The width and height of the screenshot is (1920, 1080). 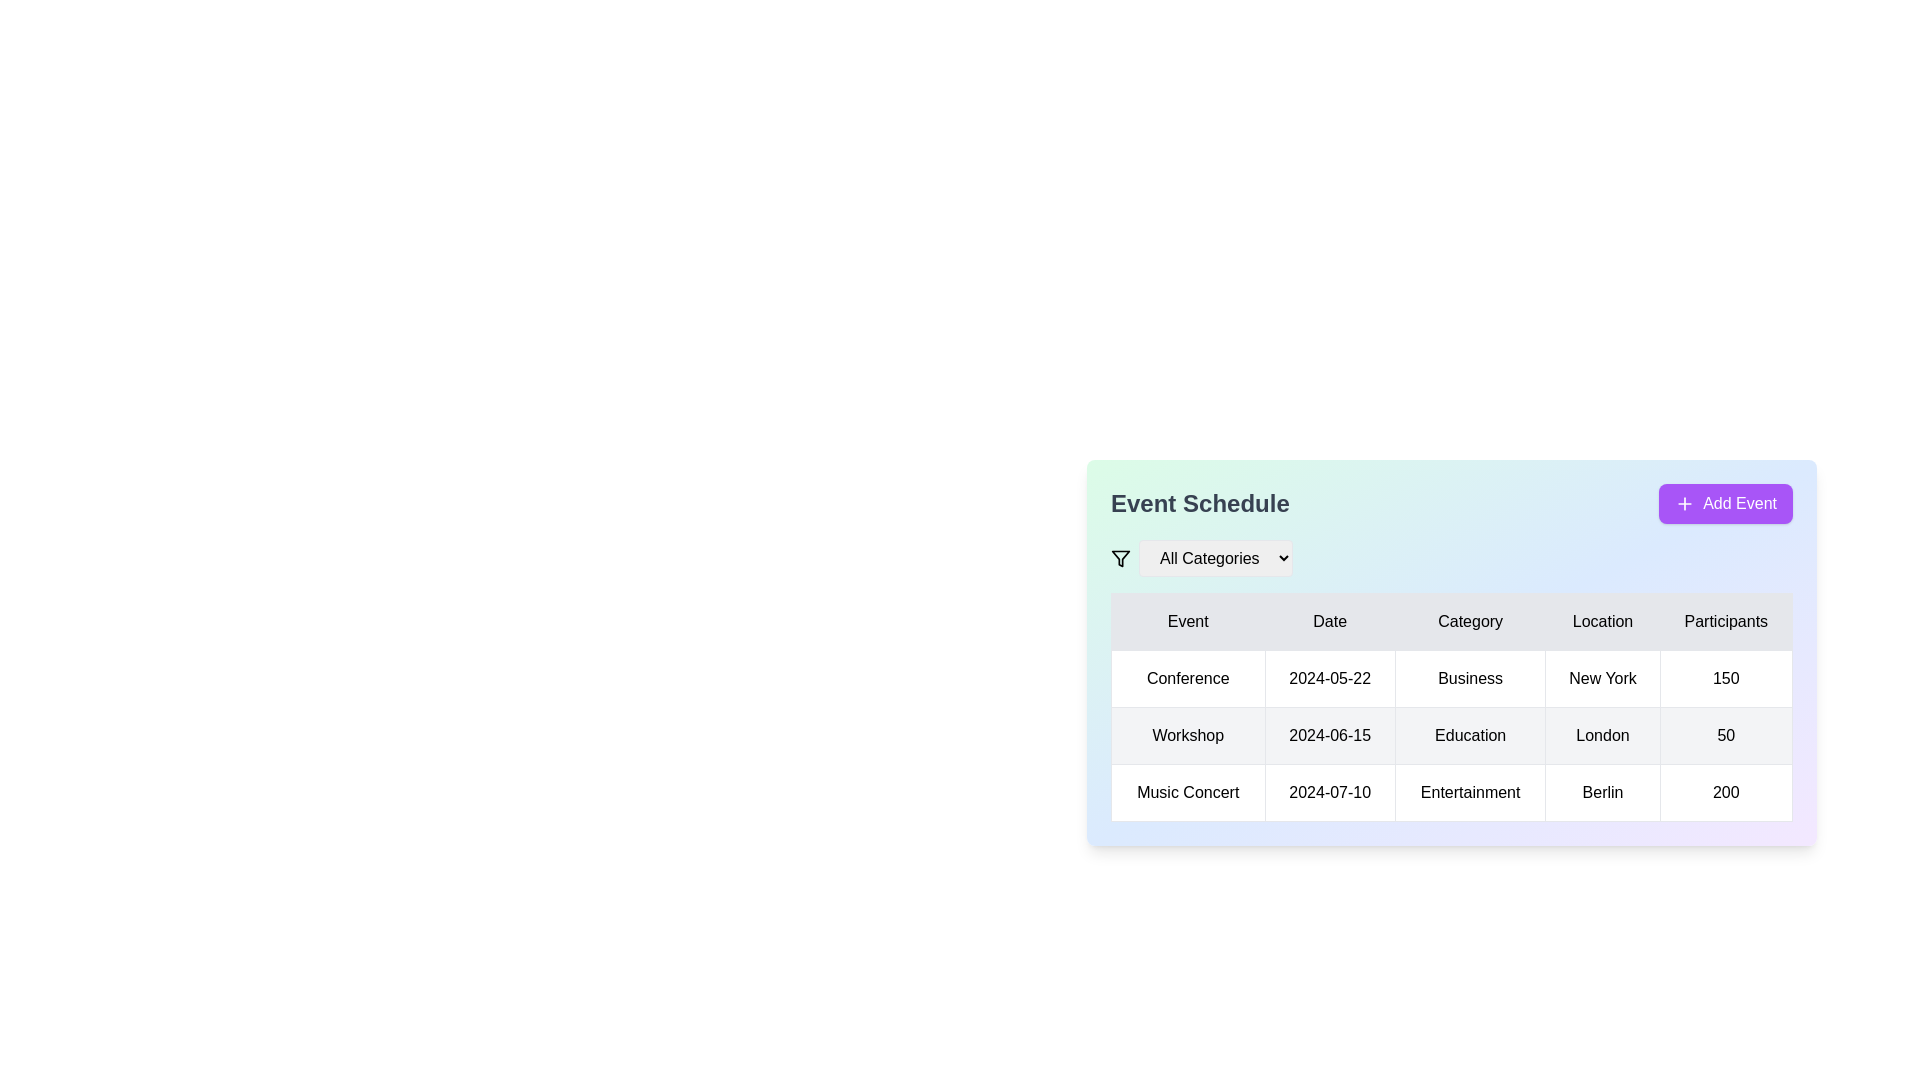 I want to click on the 'Date' column header in the table, which is the second column header located between the 'Event' and 'Category' columns, so click(x=1330, y=620).